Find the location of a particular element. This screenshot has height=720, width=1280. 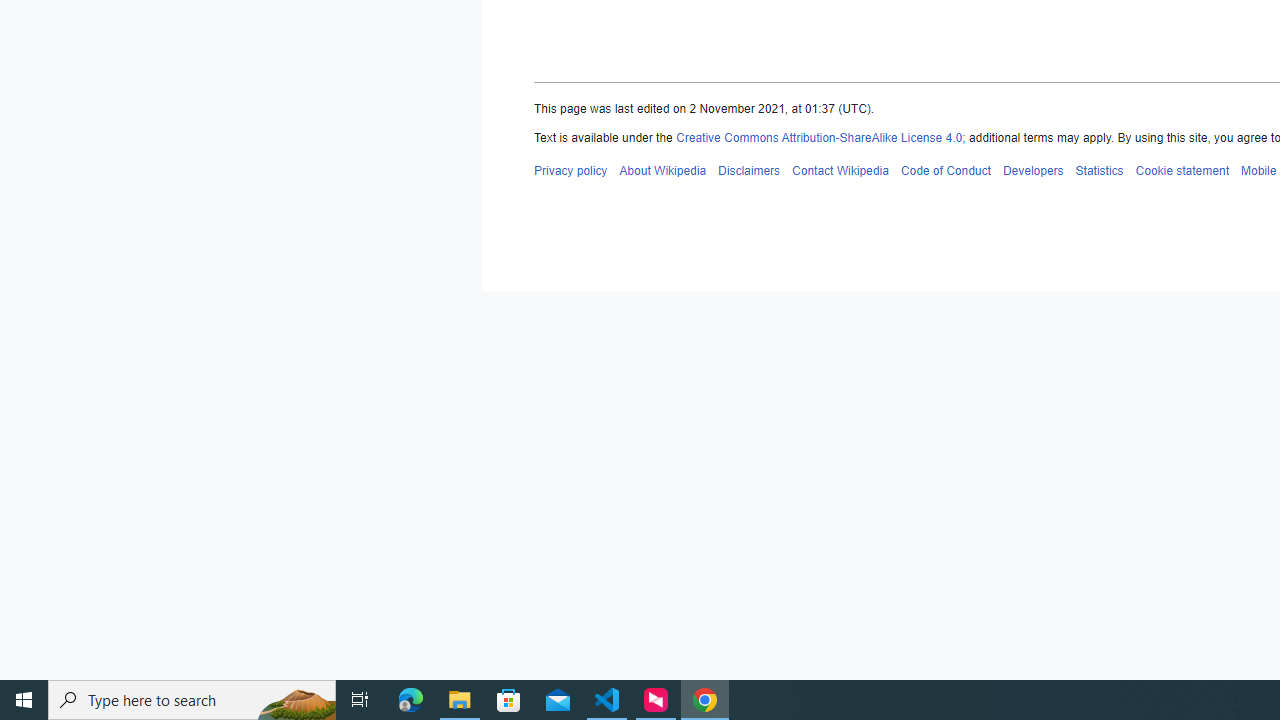

'Privacy policy' is located at coordinates (569, 169).